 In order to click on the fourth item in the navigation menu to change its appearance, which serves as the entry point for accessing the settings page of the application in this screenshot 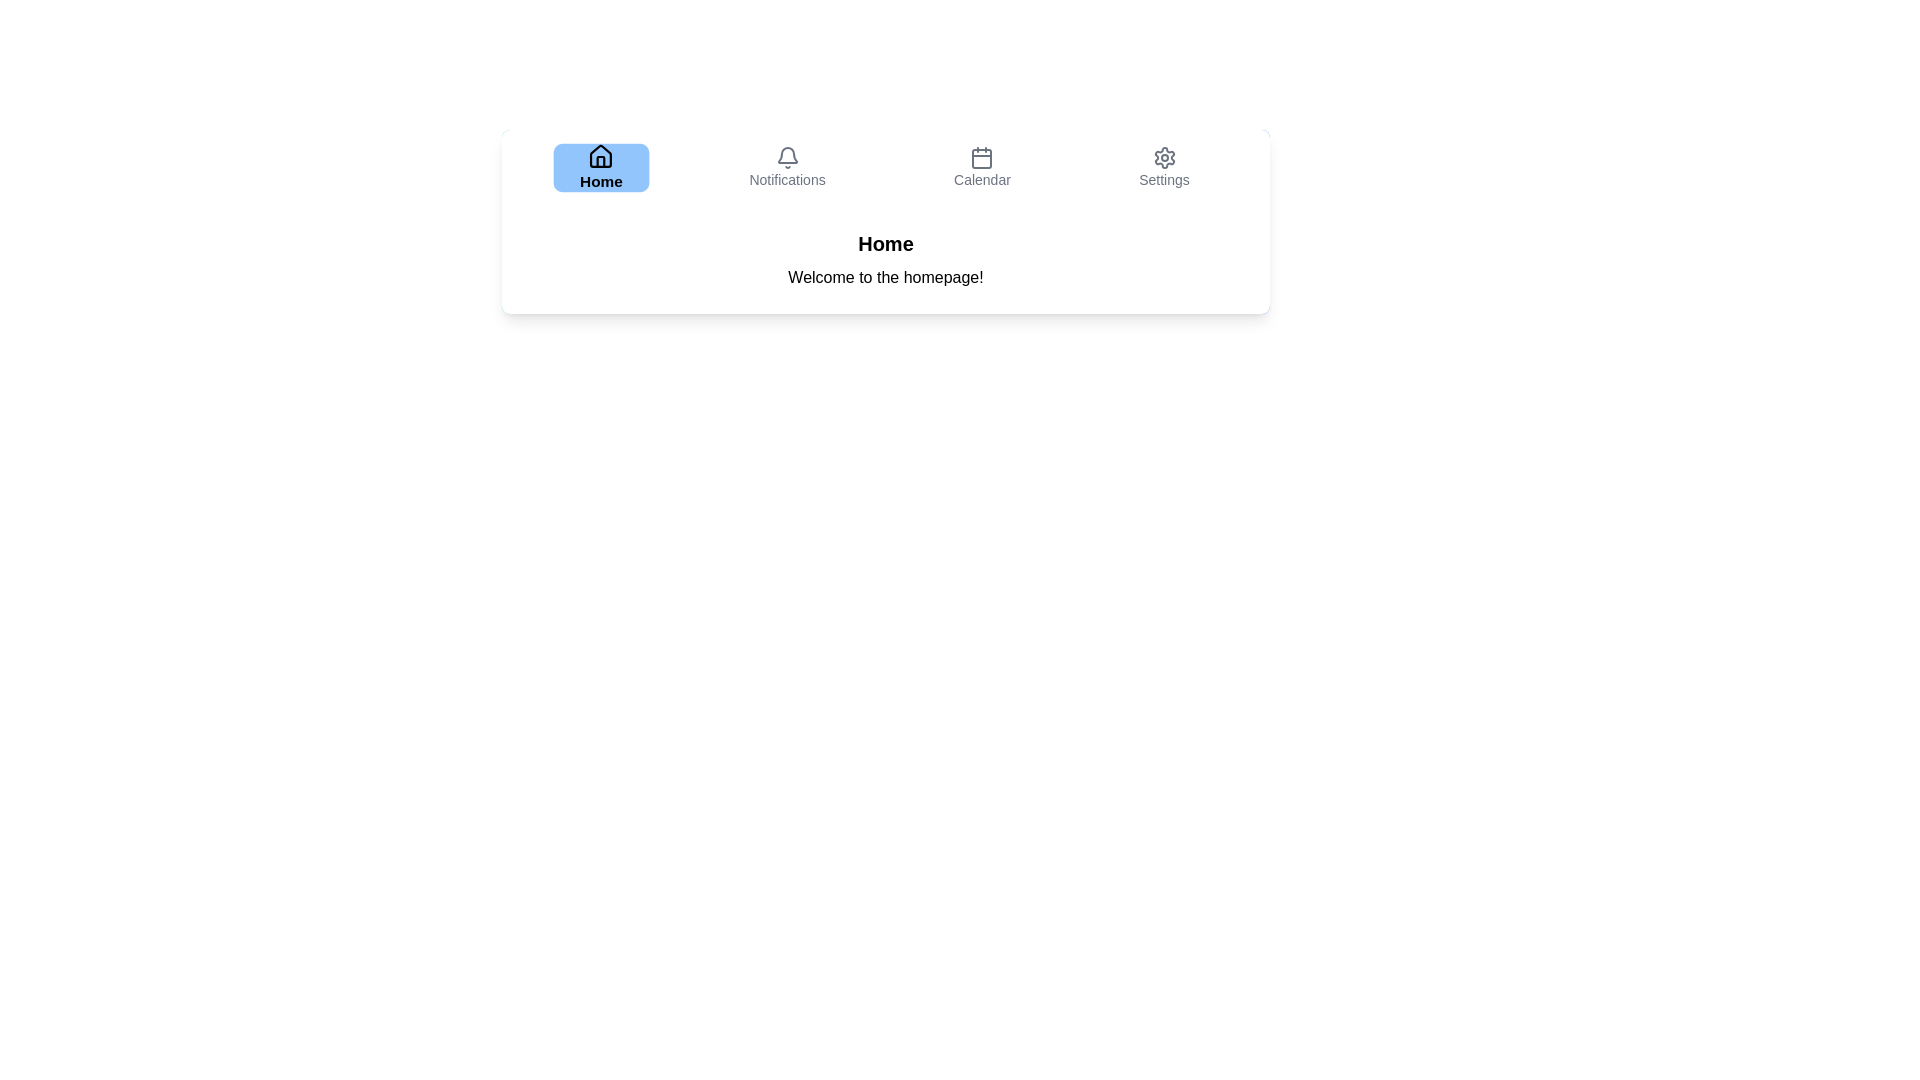, I will do `click(1164, 167)`.